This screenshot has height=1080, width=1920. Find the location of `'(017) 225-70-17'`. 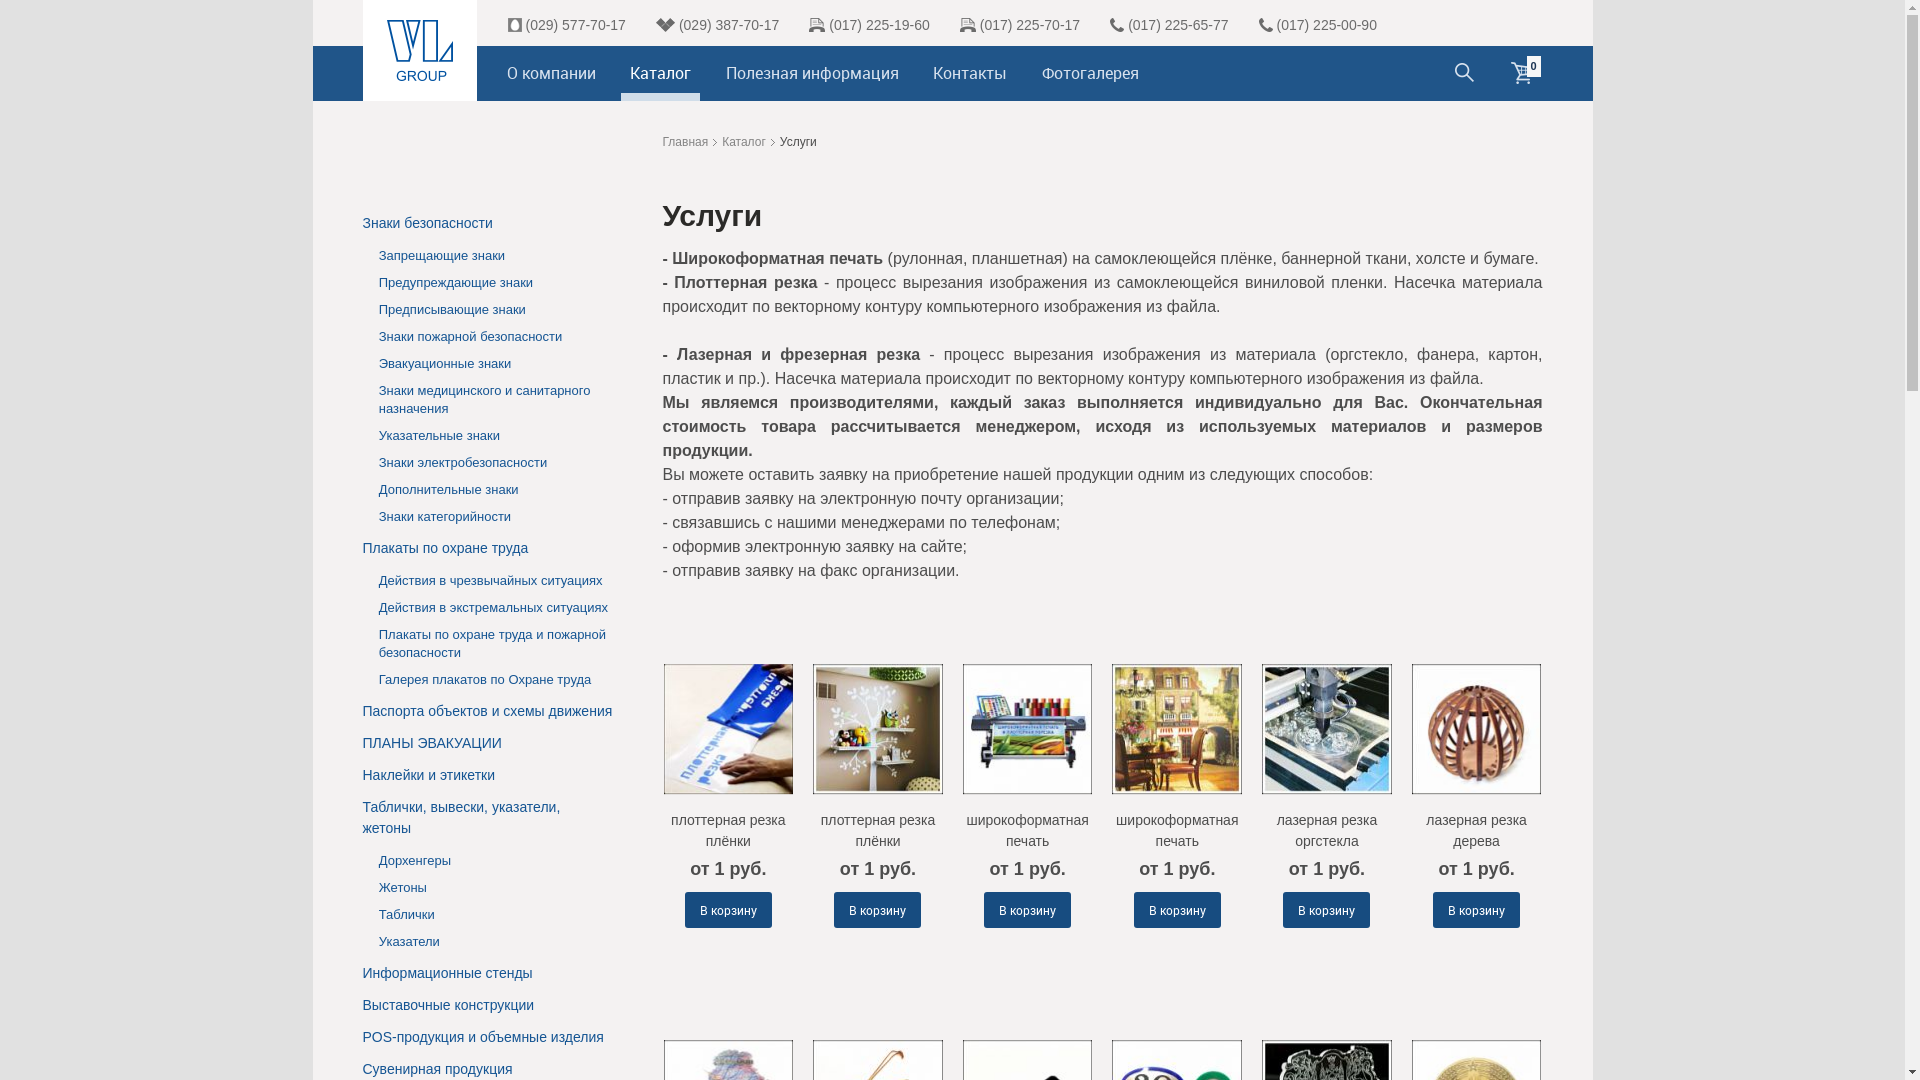

'(017) 225-70-17' is located at coordinates (1030, 24).